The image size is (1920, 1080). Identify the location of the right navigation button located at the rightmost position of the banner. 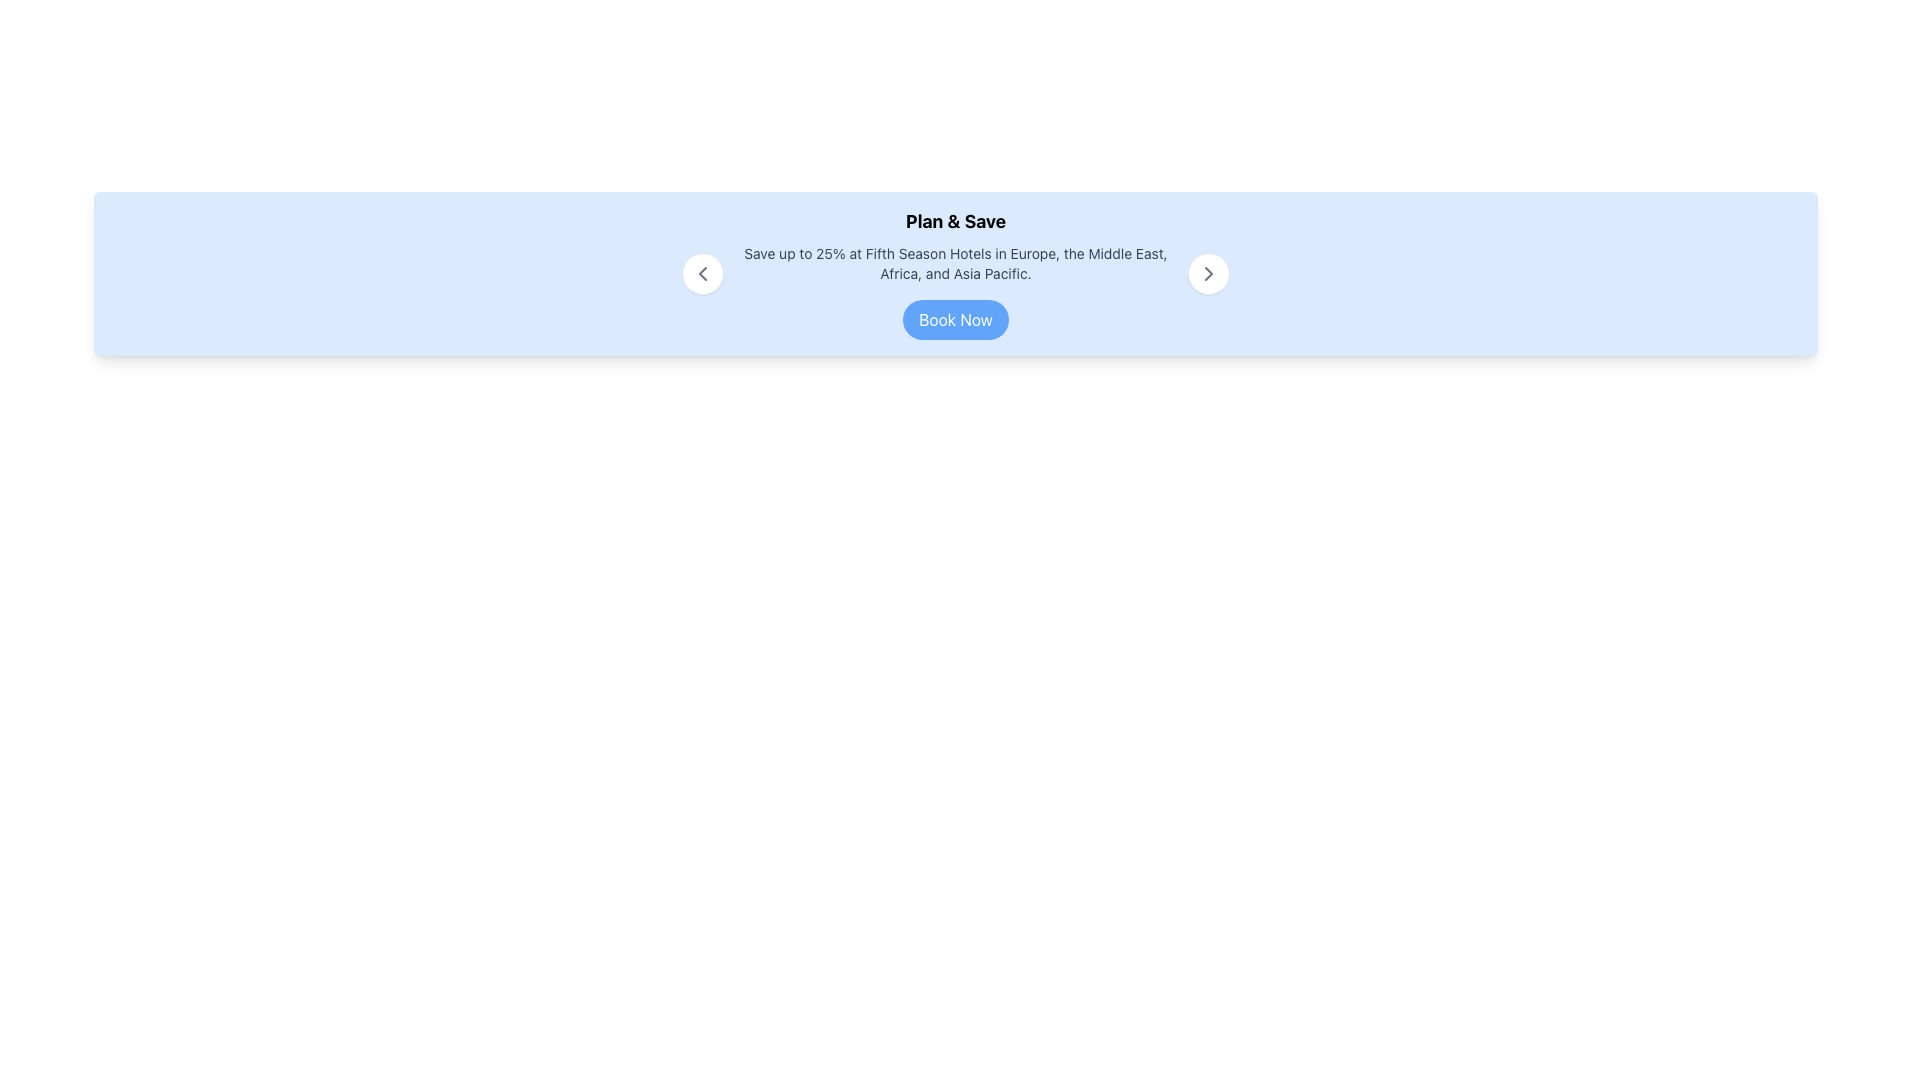
(1208, 273).